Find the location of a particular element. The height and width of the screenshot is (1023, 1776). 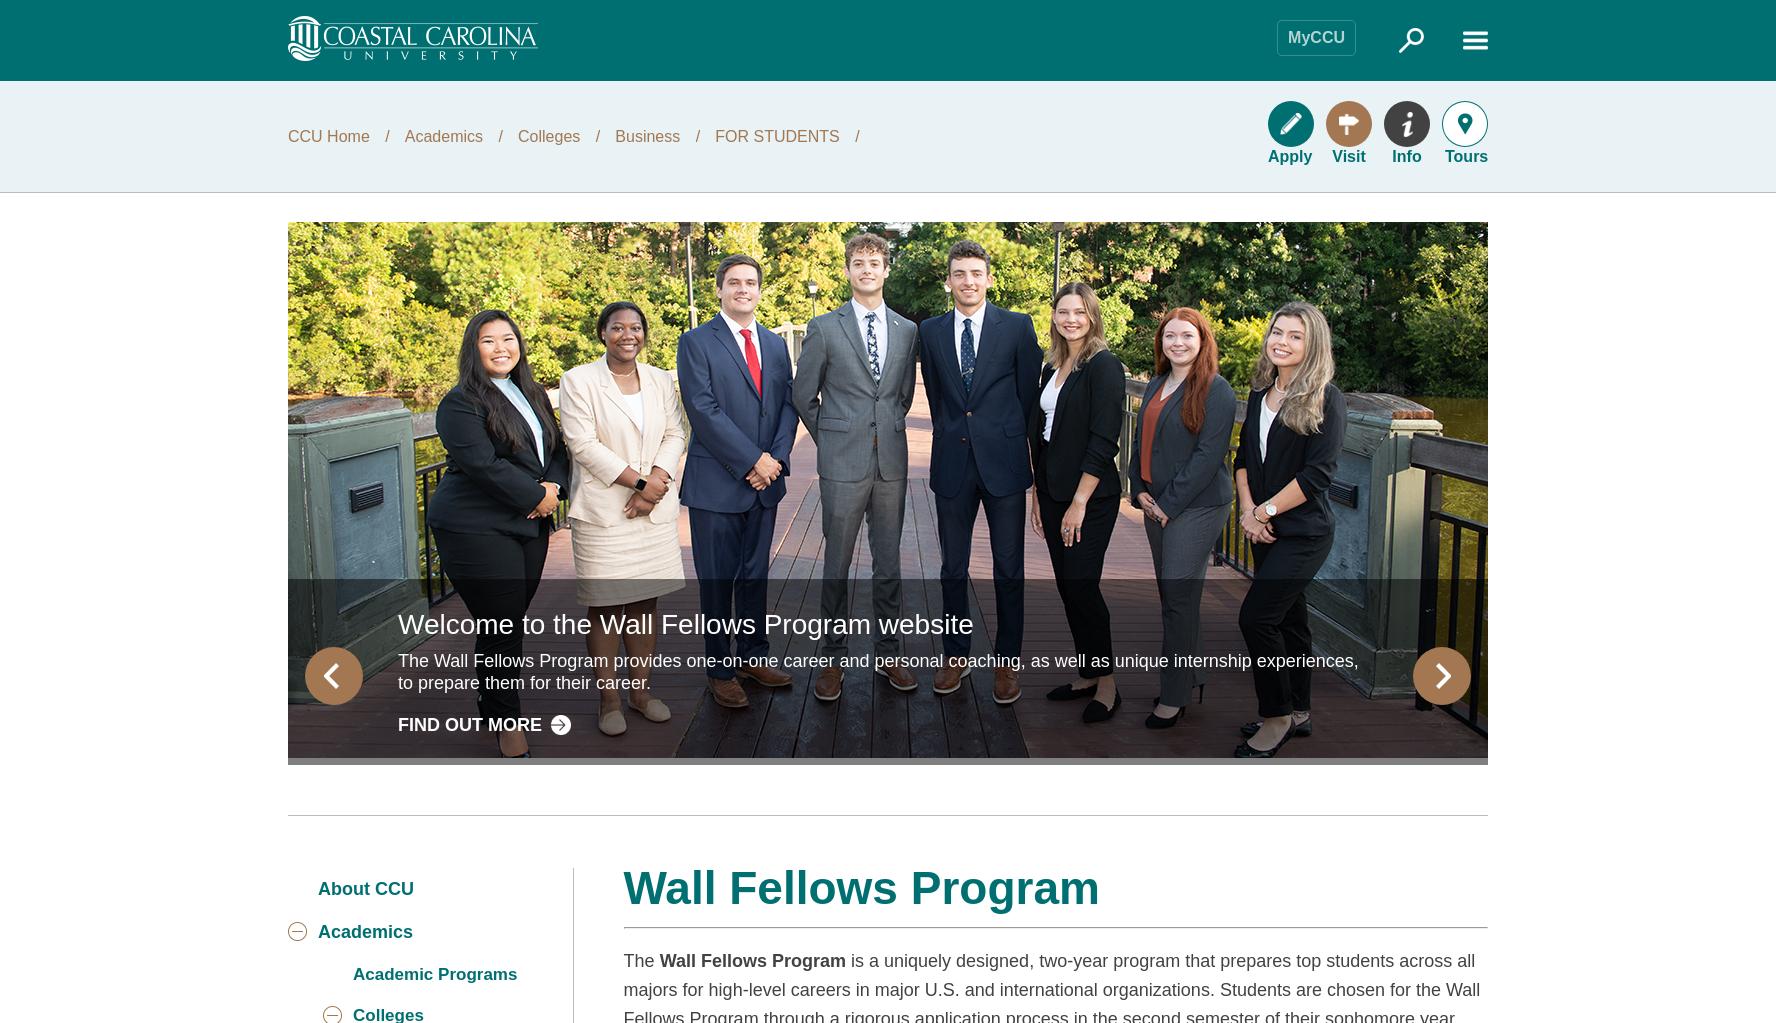

'Colleges' is located at coordinates (548, 134).